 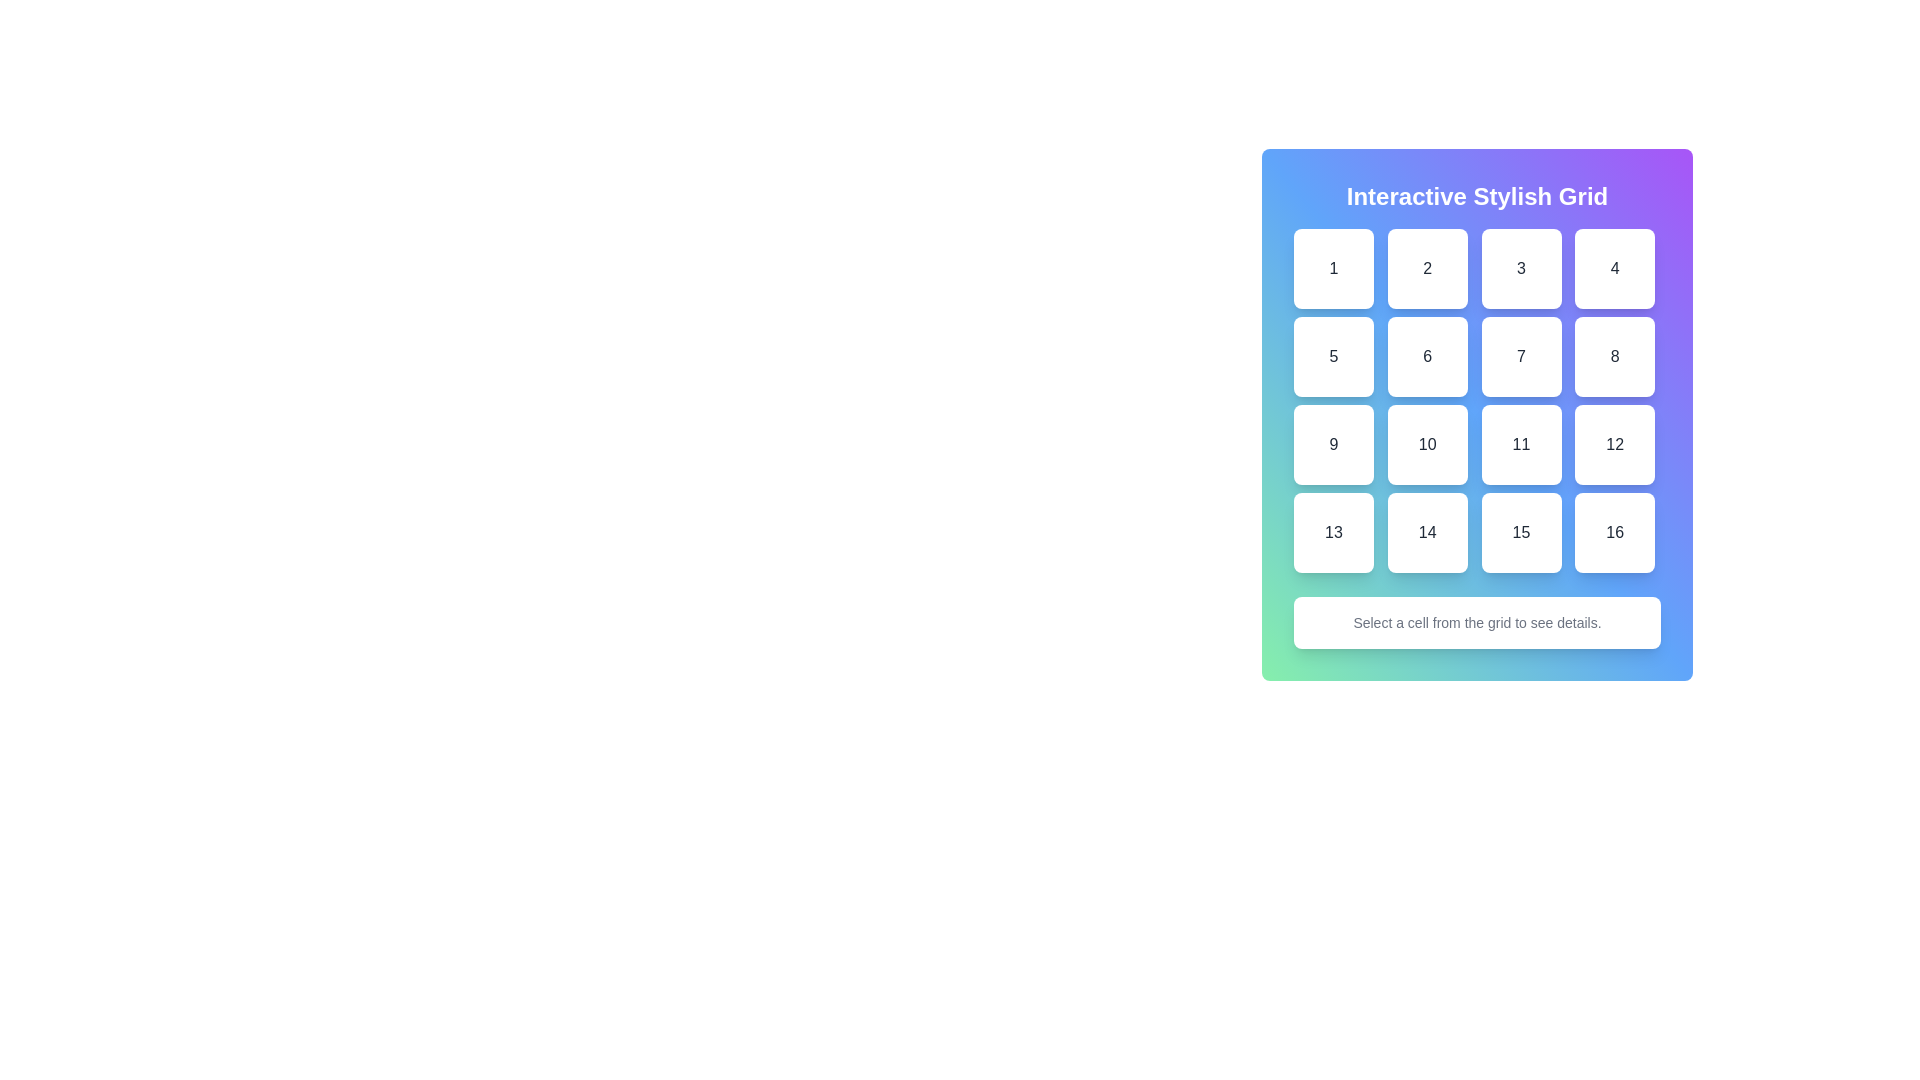 I want to click on the square button with rounded corners, white background, and the number '12' centered in black font, so click(x=1615, y=443).